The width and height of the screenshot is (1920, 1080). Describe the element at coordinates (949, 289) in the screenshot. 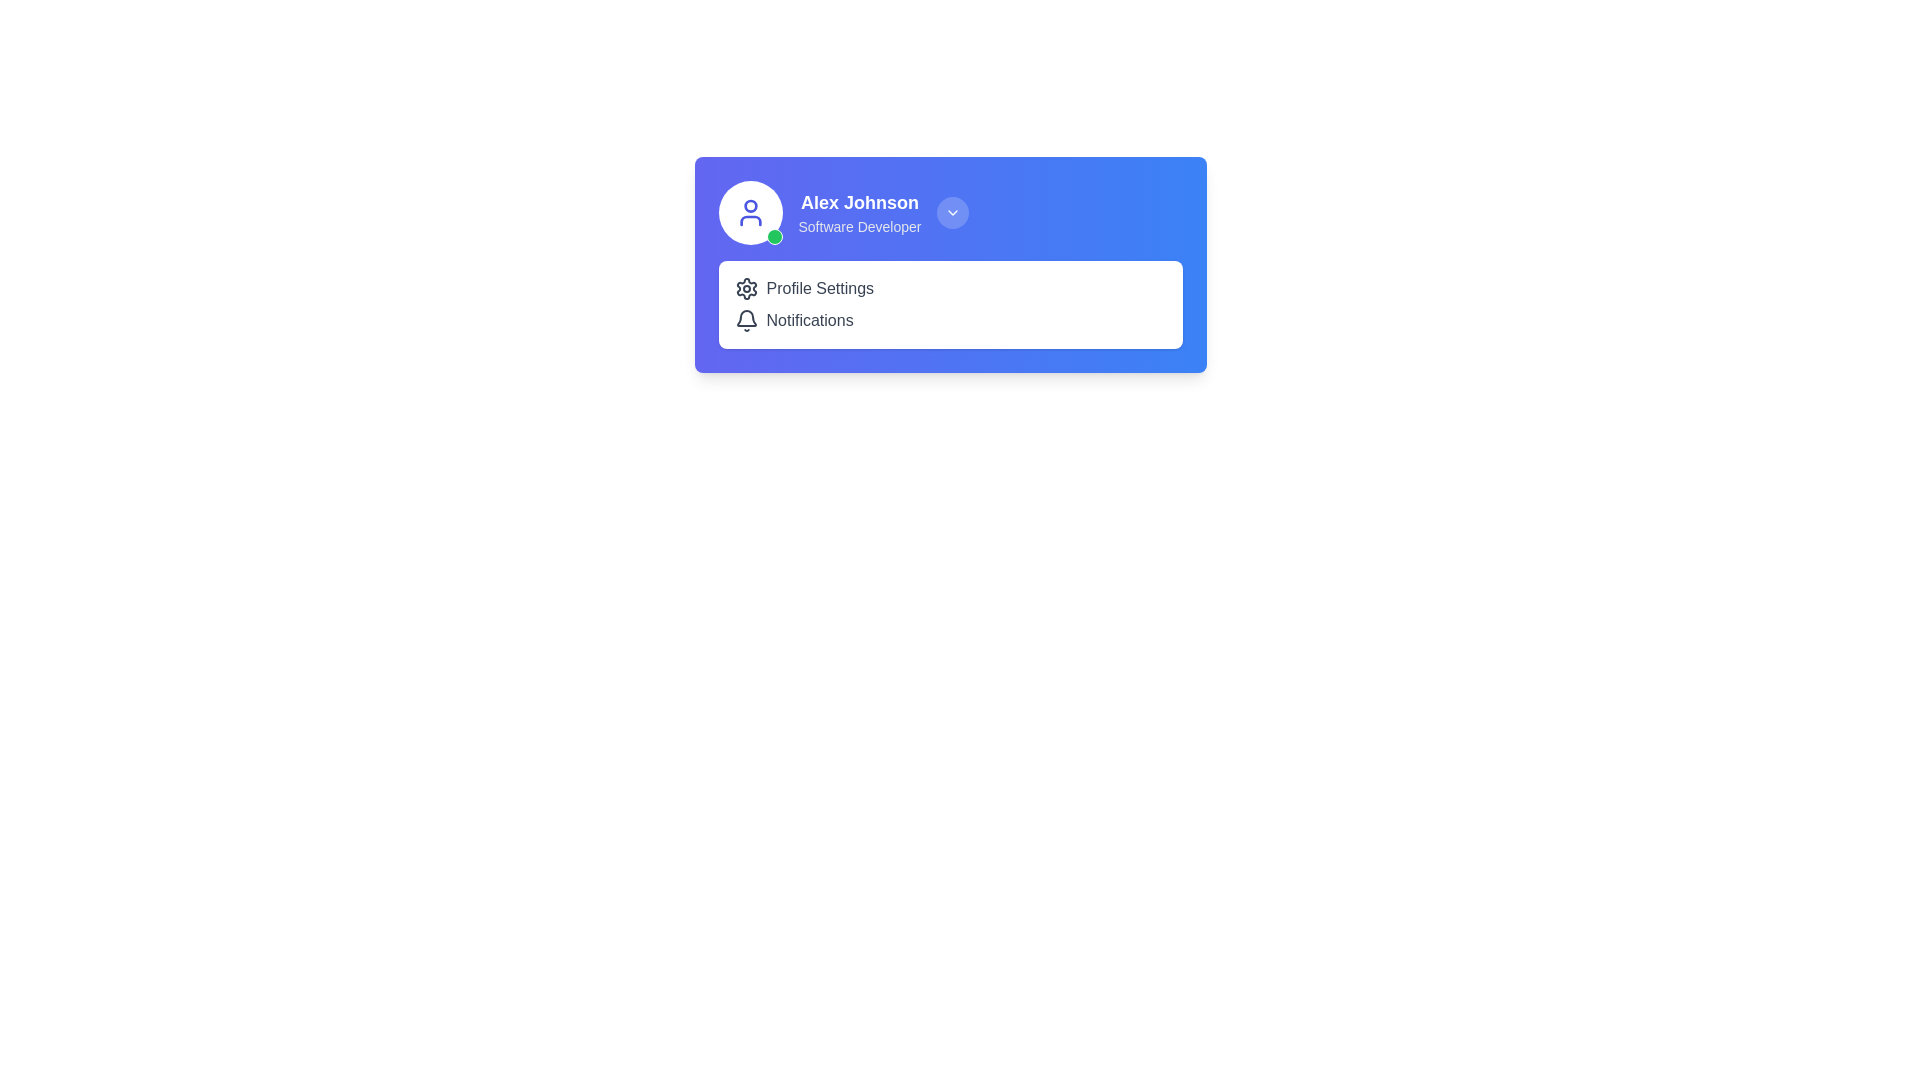

I see `the profile settings button located in the white rectangular section above the Notifications element to trigger a visual state change` at that location.